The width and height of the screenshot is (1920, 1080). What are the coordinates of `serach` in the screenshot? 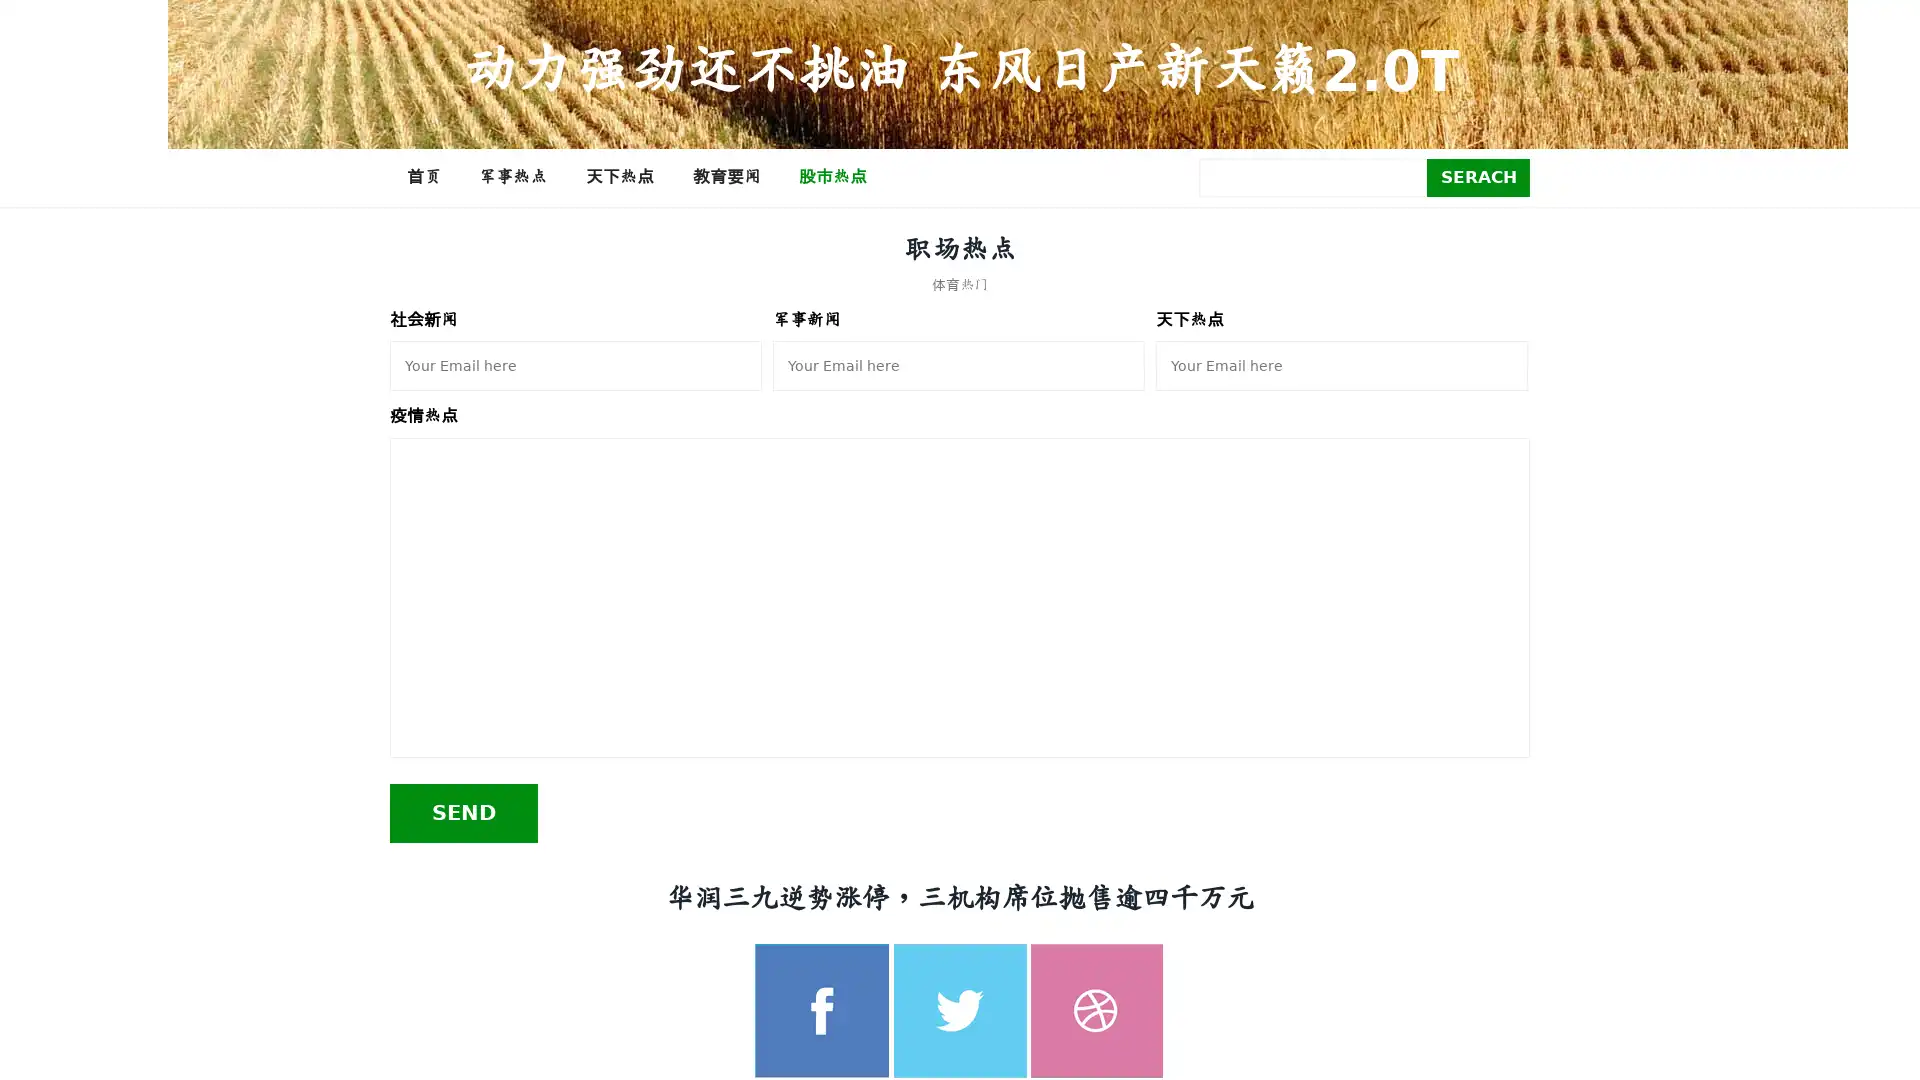 It's located at (1478, 176).